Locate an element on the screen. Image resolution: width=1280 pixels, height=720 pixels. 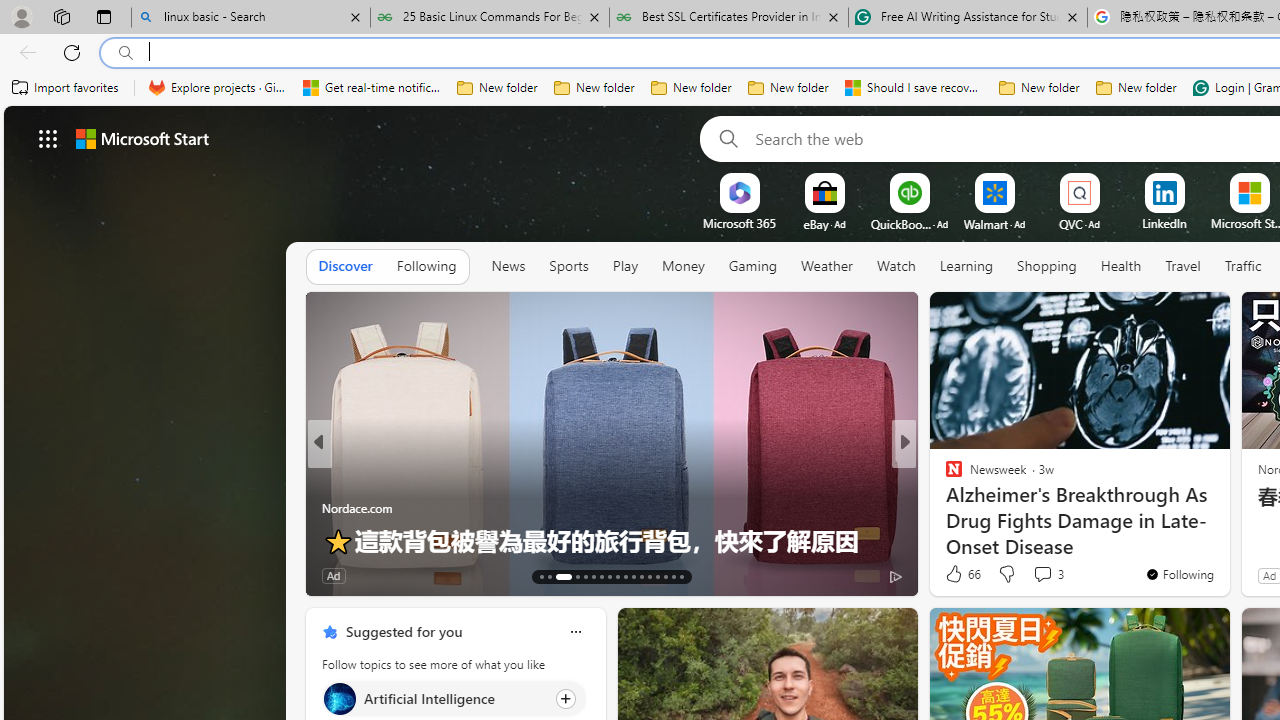
'AutomationID: tab-20' is located at coordinates (608, 577).